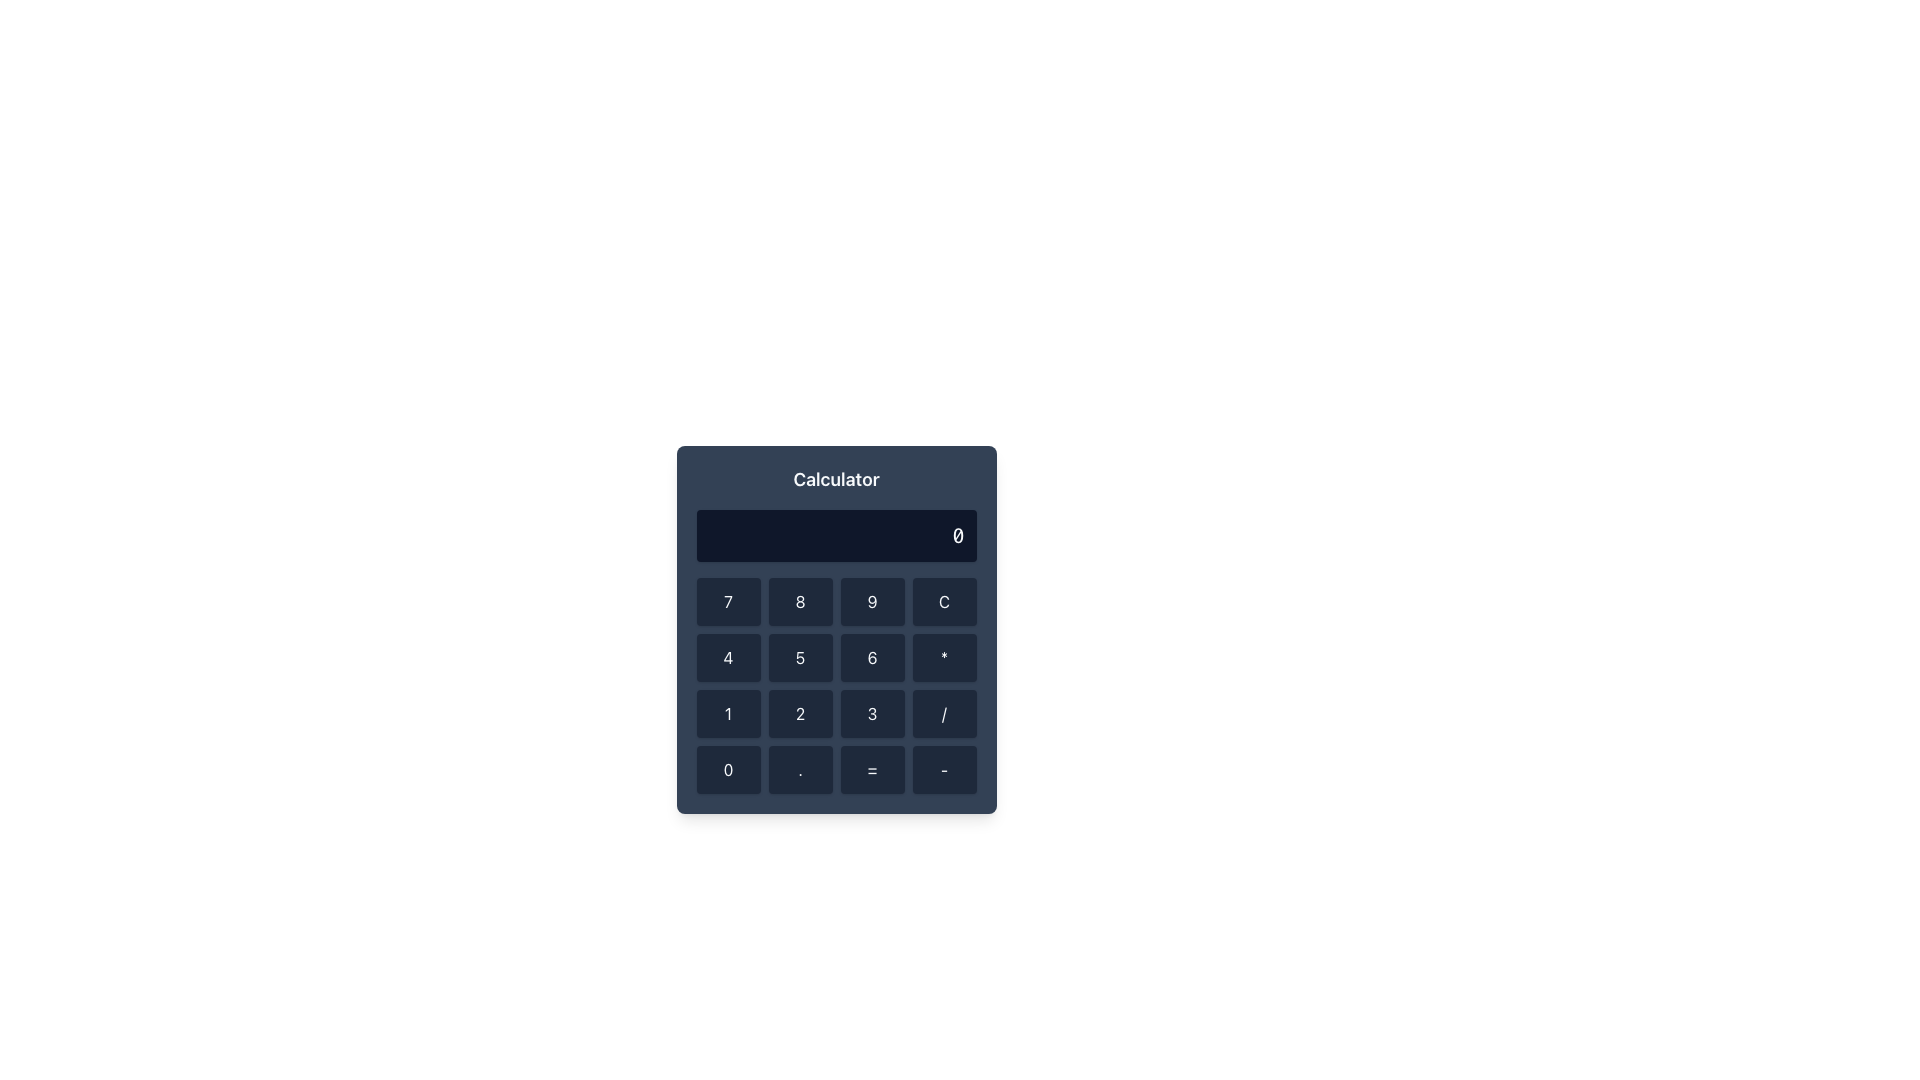 The width and height of the screenshot is (1920, 1080). I want to click on the square button with rounded edges and a white number '3' centered on a dark slate background to input the digit 3, so click(872, 712).